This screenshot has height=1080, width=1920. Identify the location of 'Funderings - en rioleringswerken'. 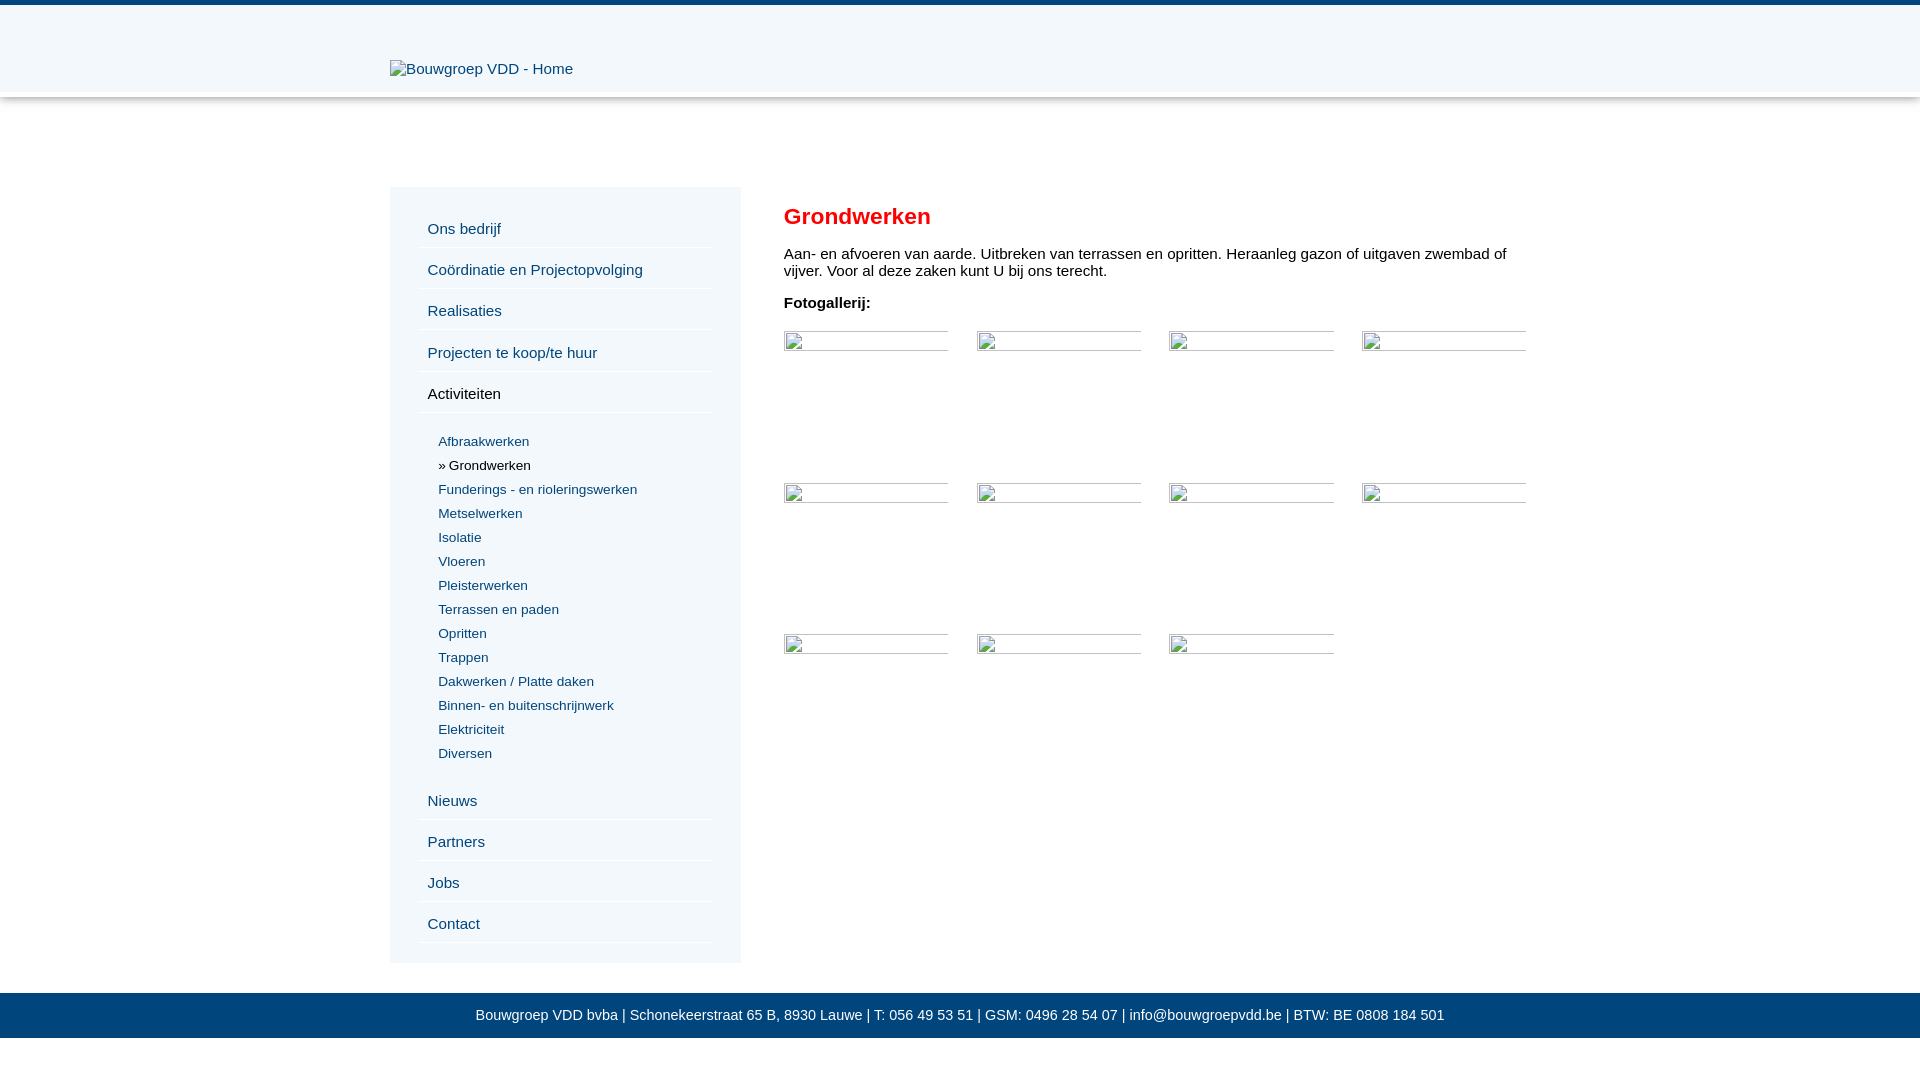
(569, 489).